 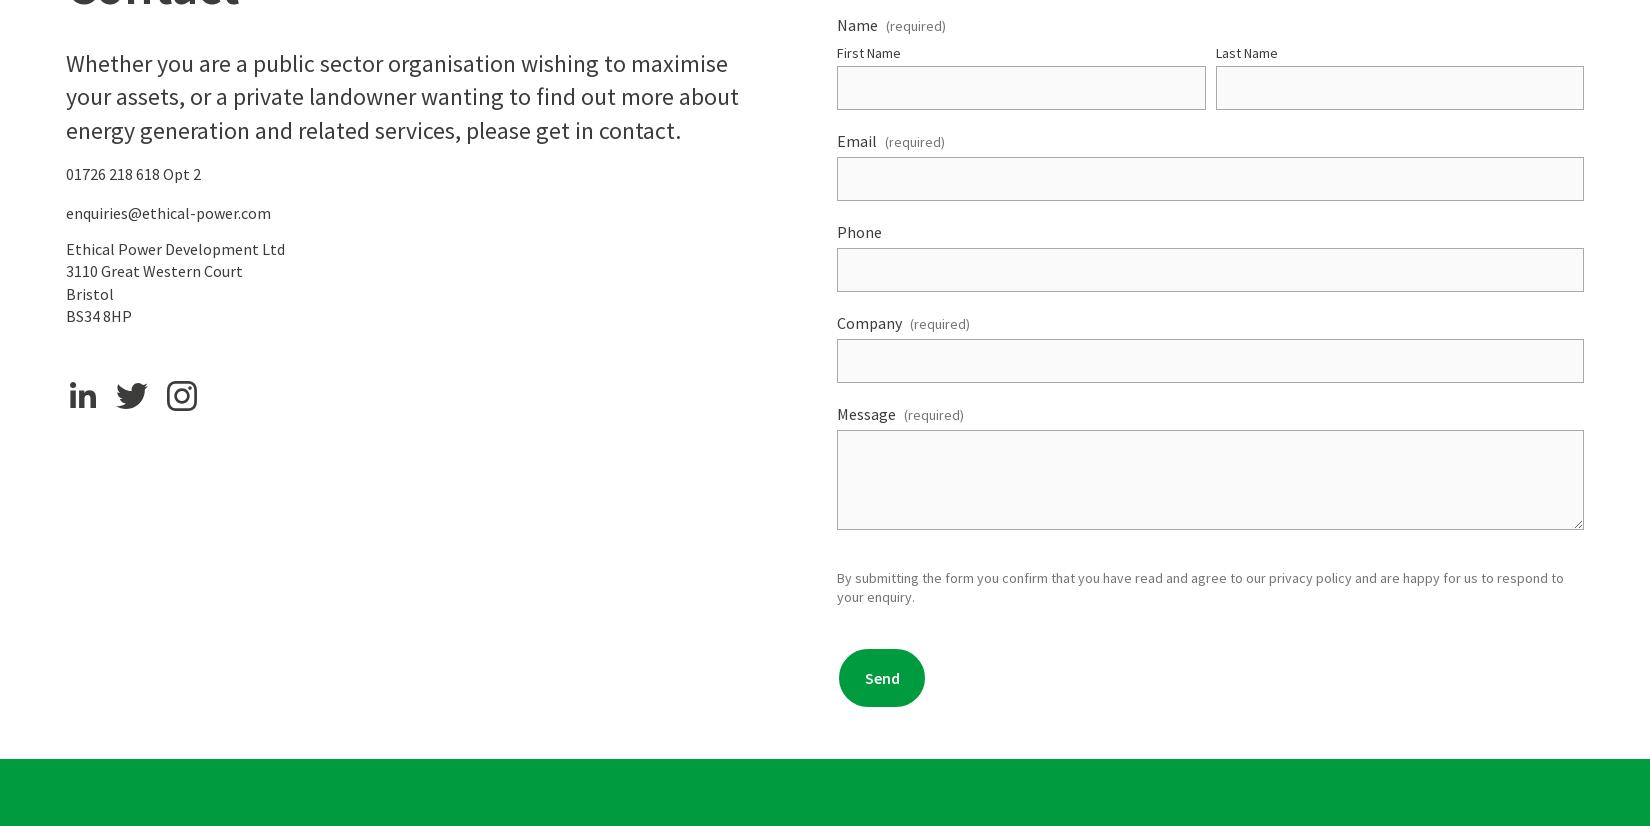 I want to click on 'and are happy for us to respond to your enquiry.', so click(x=1202, y=586).